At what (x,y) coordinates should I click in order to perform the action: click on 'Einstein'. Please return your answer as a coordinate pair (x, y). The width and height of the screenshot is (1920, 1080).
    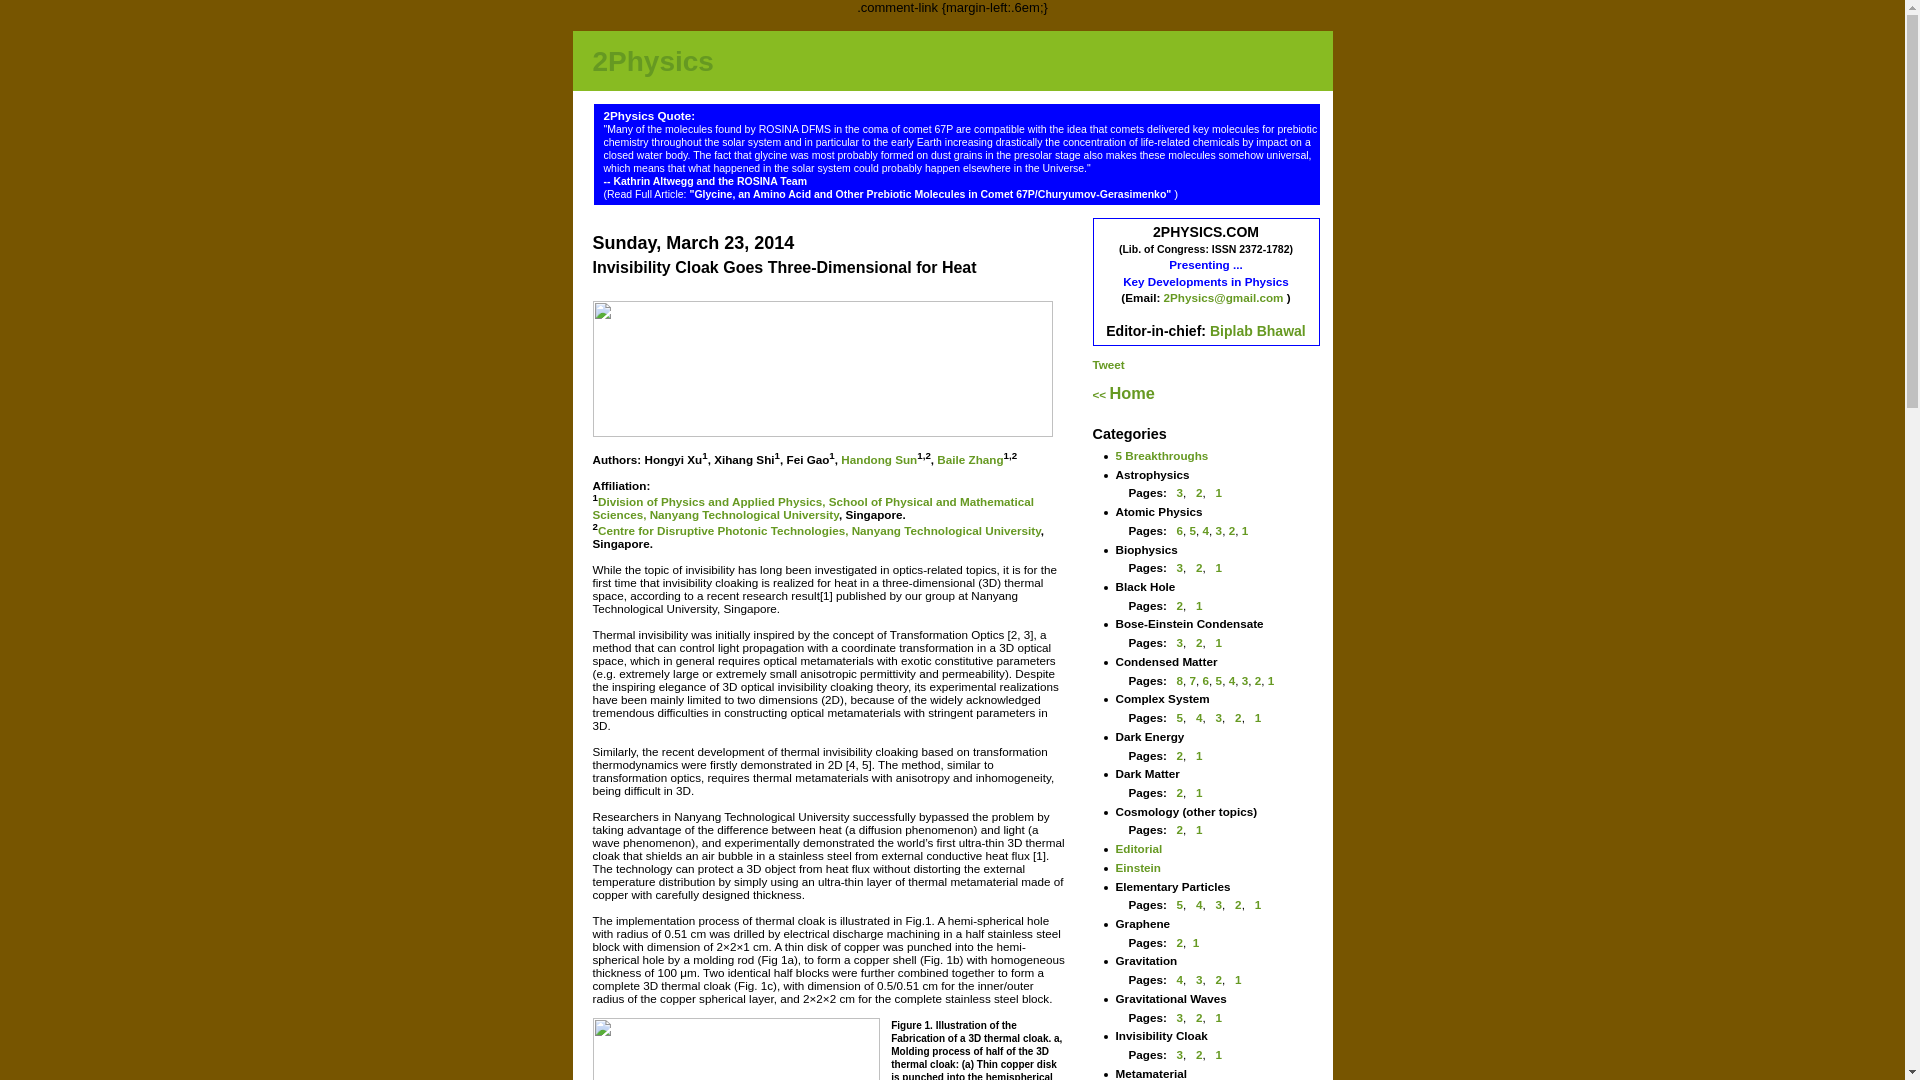
    Looking at the image, I should click on (1138, 866).